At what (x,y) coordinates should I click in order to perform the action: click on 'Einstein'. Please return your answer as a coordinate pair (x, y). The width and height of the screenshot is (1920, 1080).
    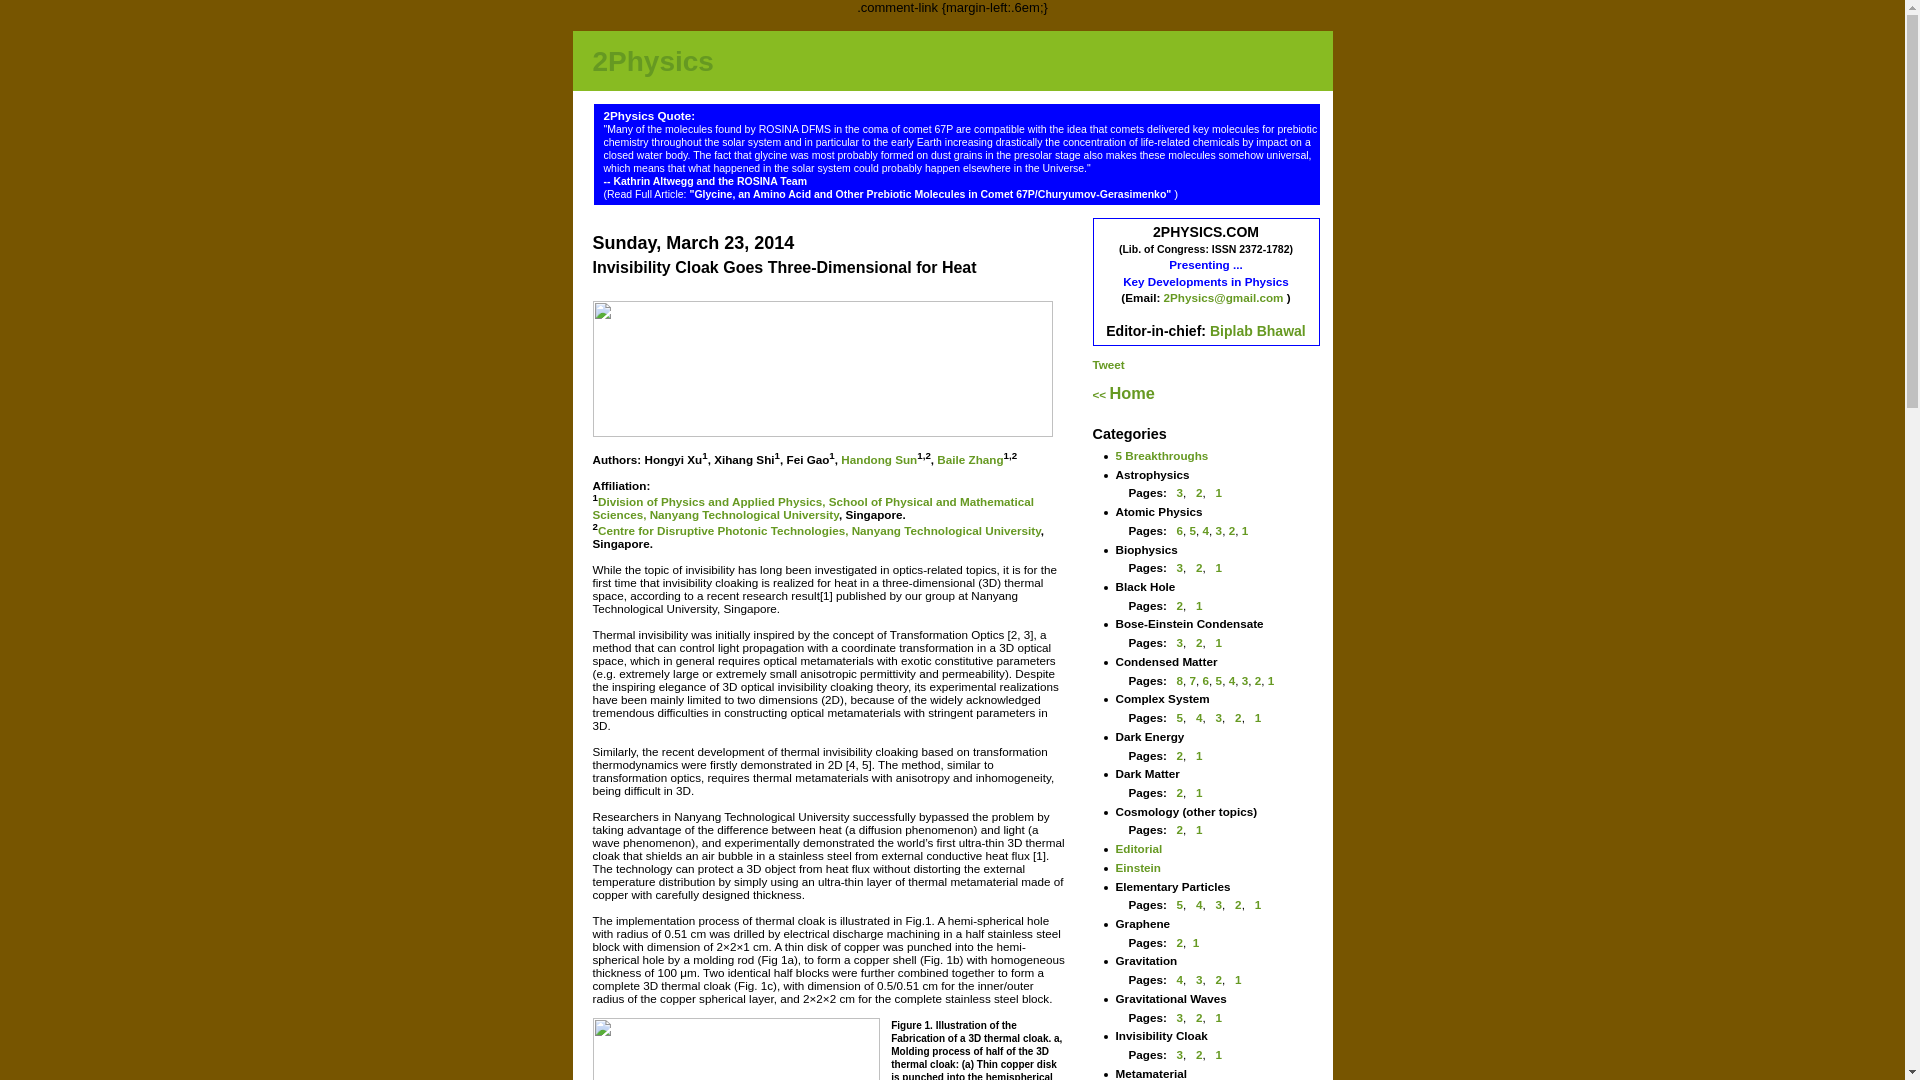
    Looking at the image, I should click on (1138, 866).